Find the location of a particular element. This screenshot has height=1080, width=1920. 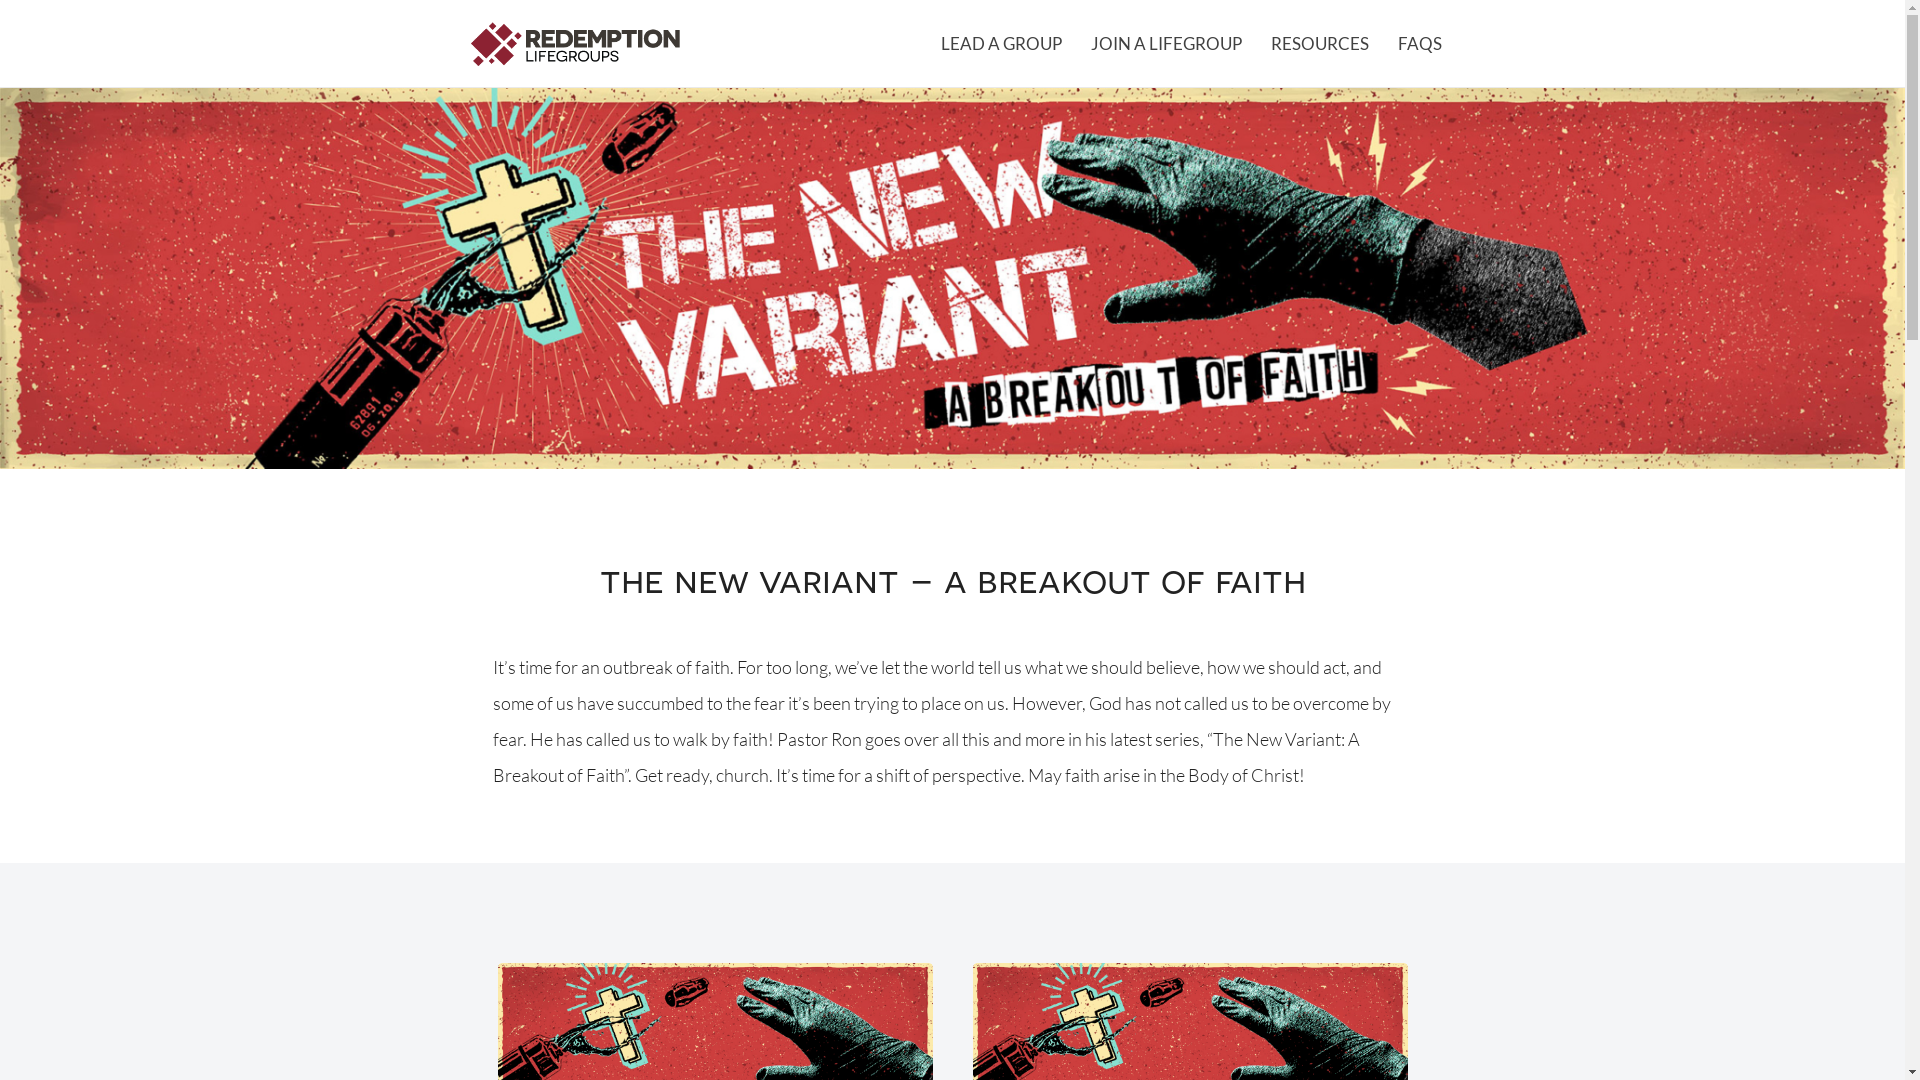

'JOIN A LIFEGROUP' is located at coordinates (1074, 43).